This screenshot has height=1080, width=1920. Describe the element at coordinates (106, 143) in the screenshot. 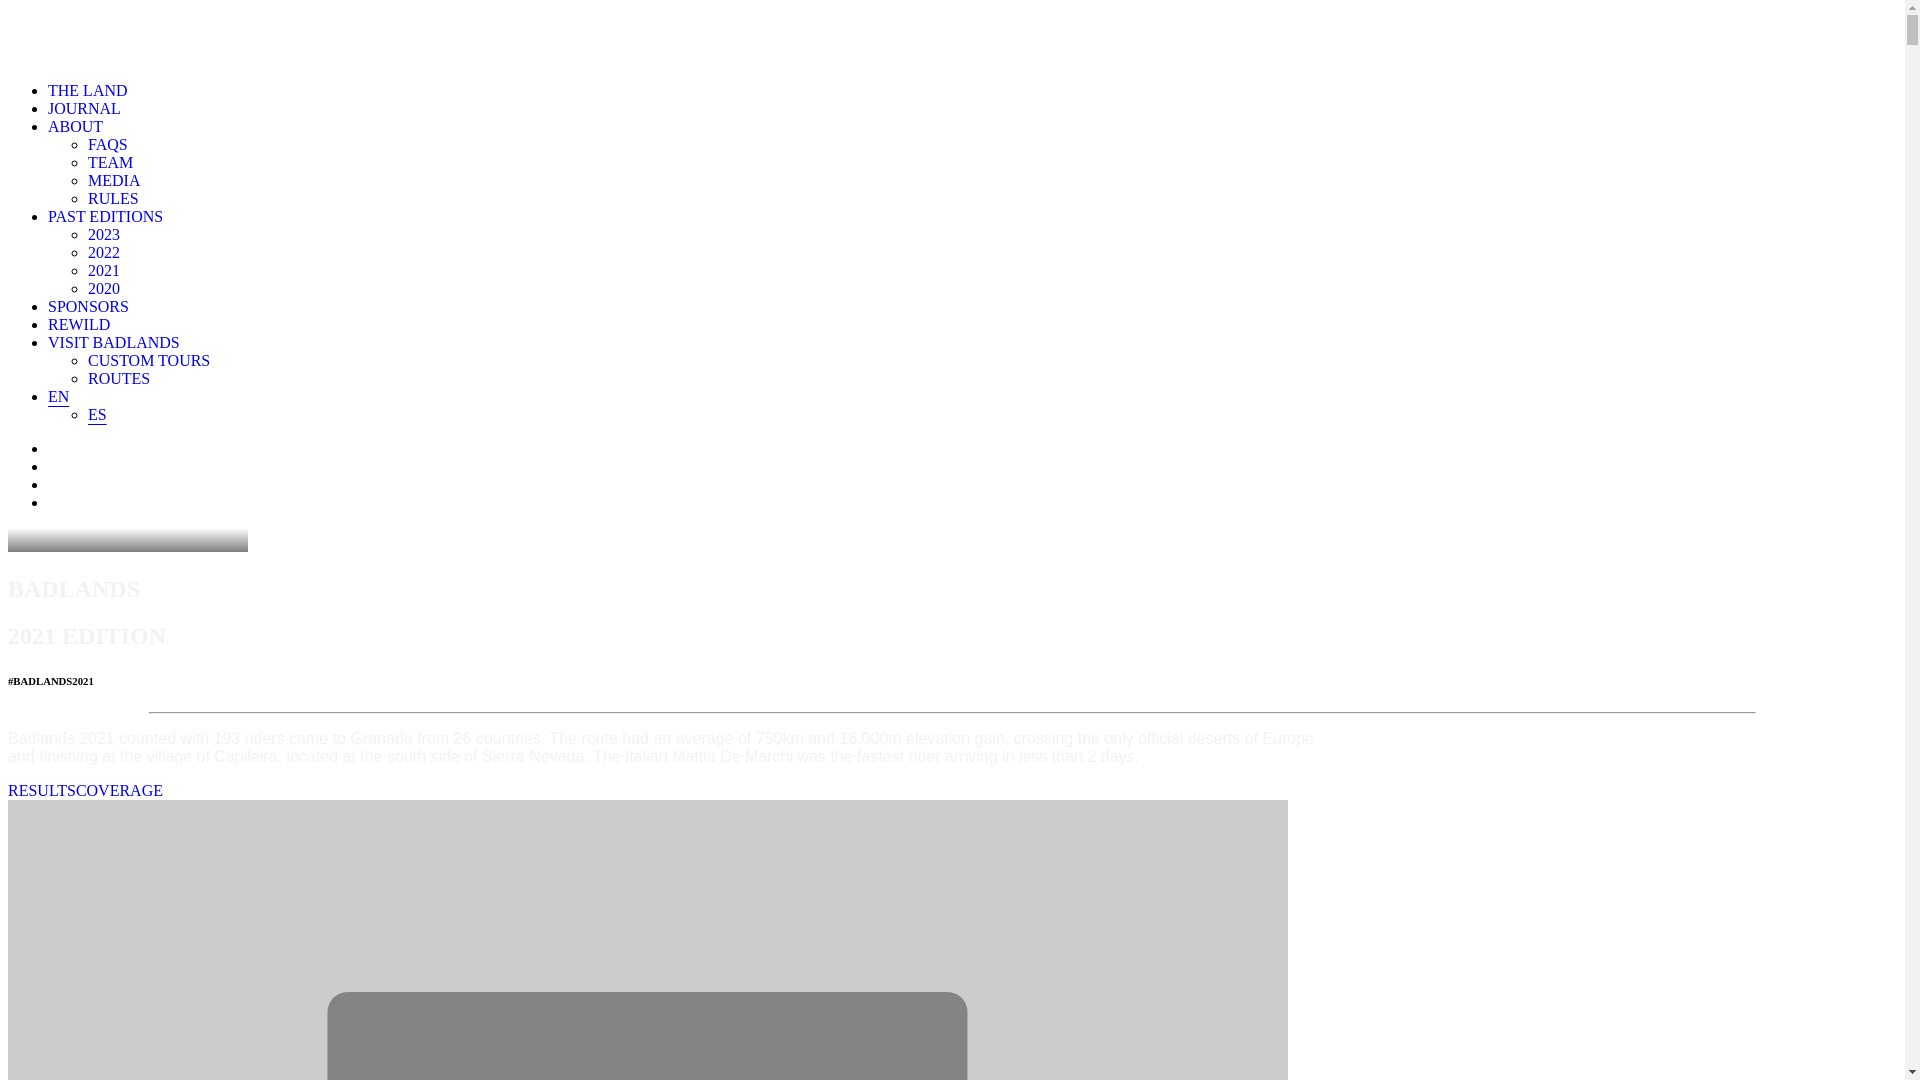

I see `'FAQS'` at that location.